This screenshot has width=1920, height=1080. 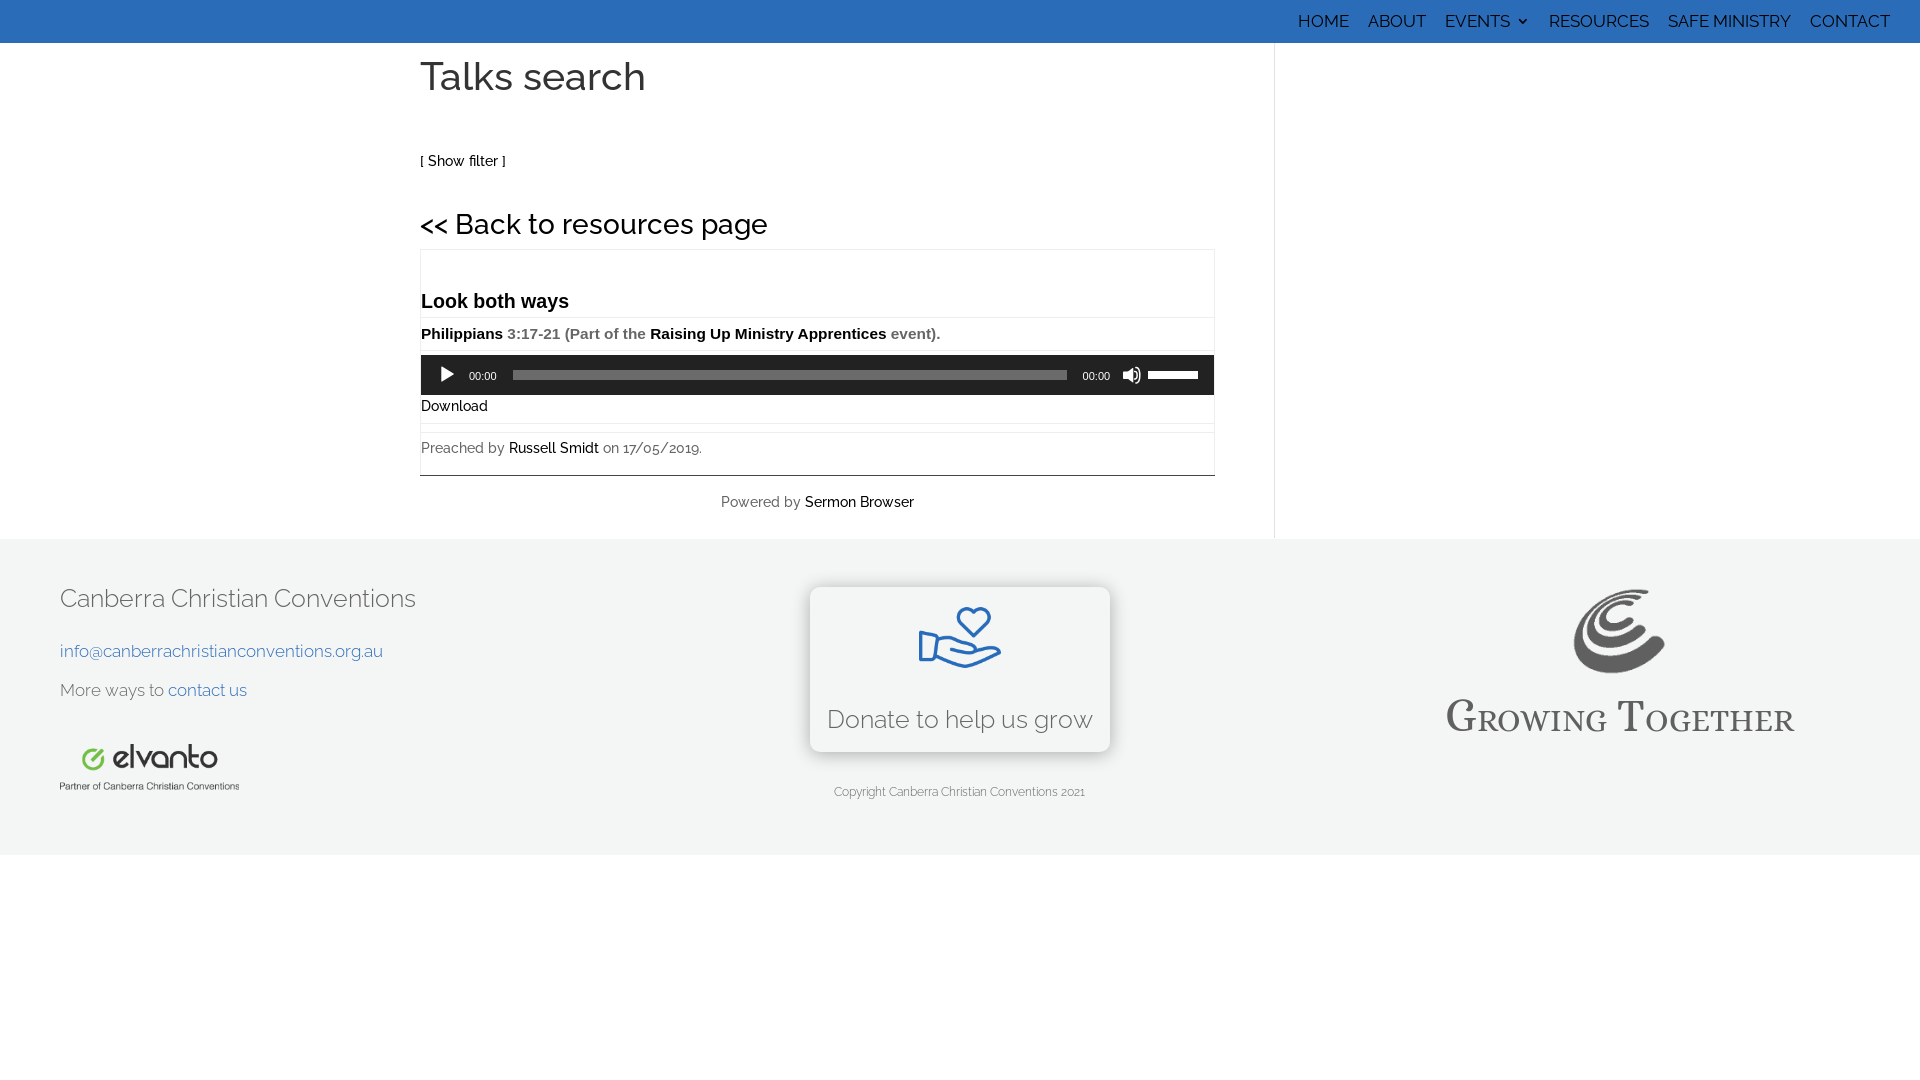 I want to click on 'Look both ways', so click(x=420, y=300).